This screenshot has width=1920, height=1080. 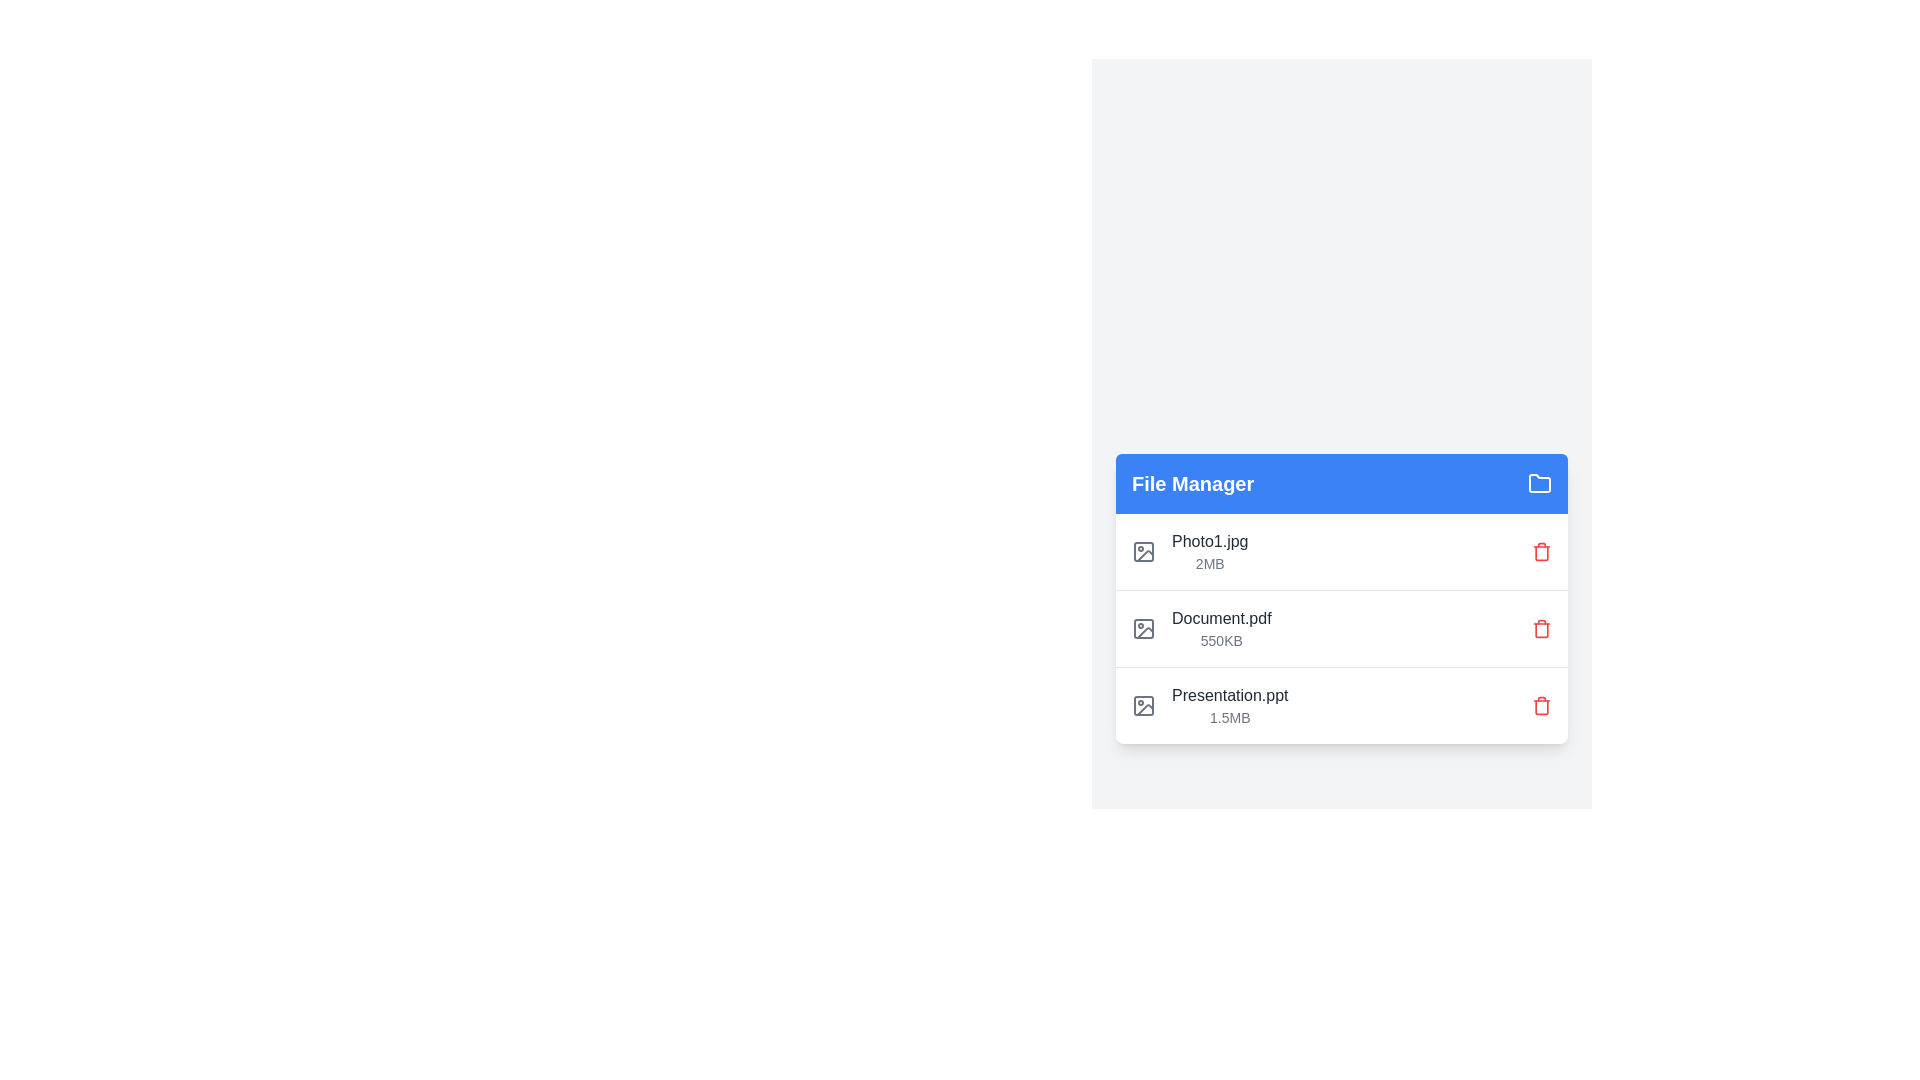 I want to click on the file list item representing 'Presentation.ppt', so click(x=1208, y=704).